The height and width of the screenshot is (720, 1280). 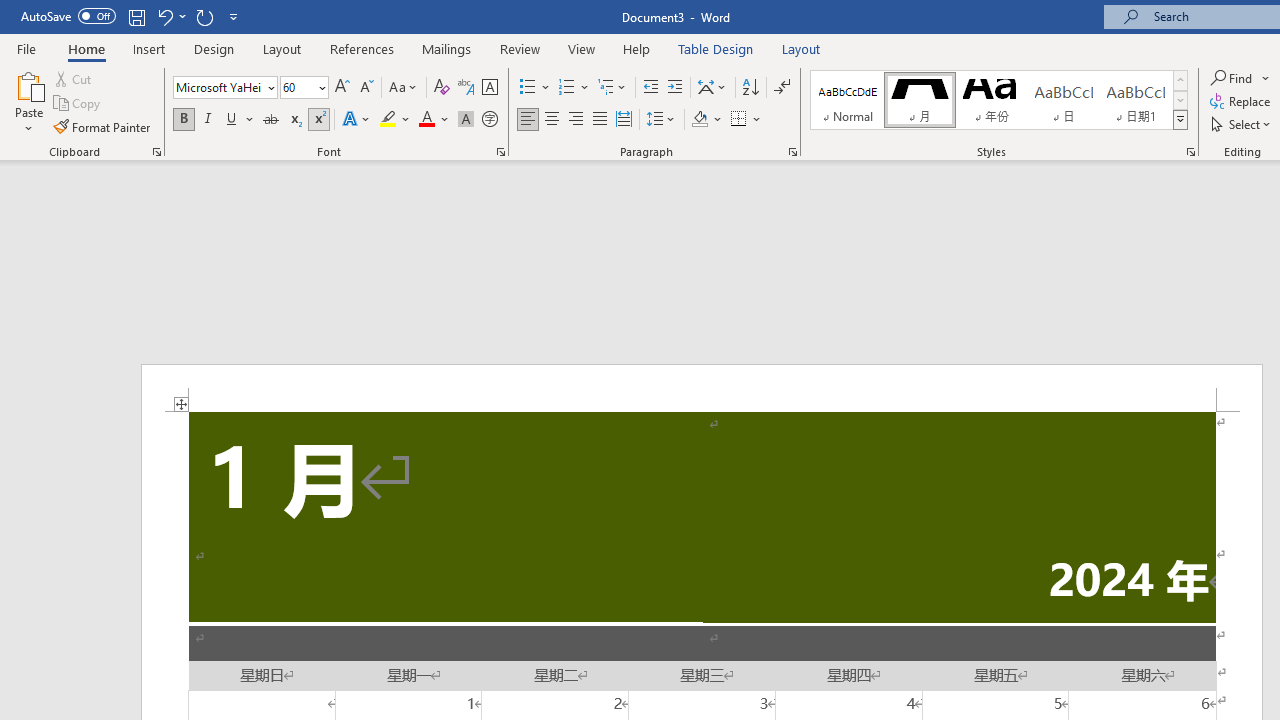 I want to click on 'AutoSave', so click(x=68, y=16).